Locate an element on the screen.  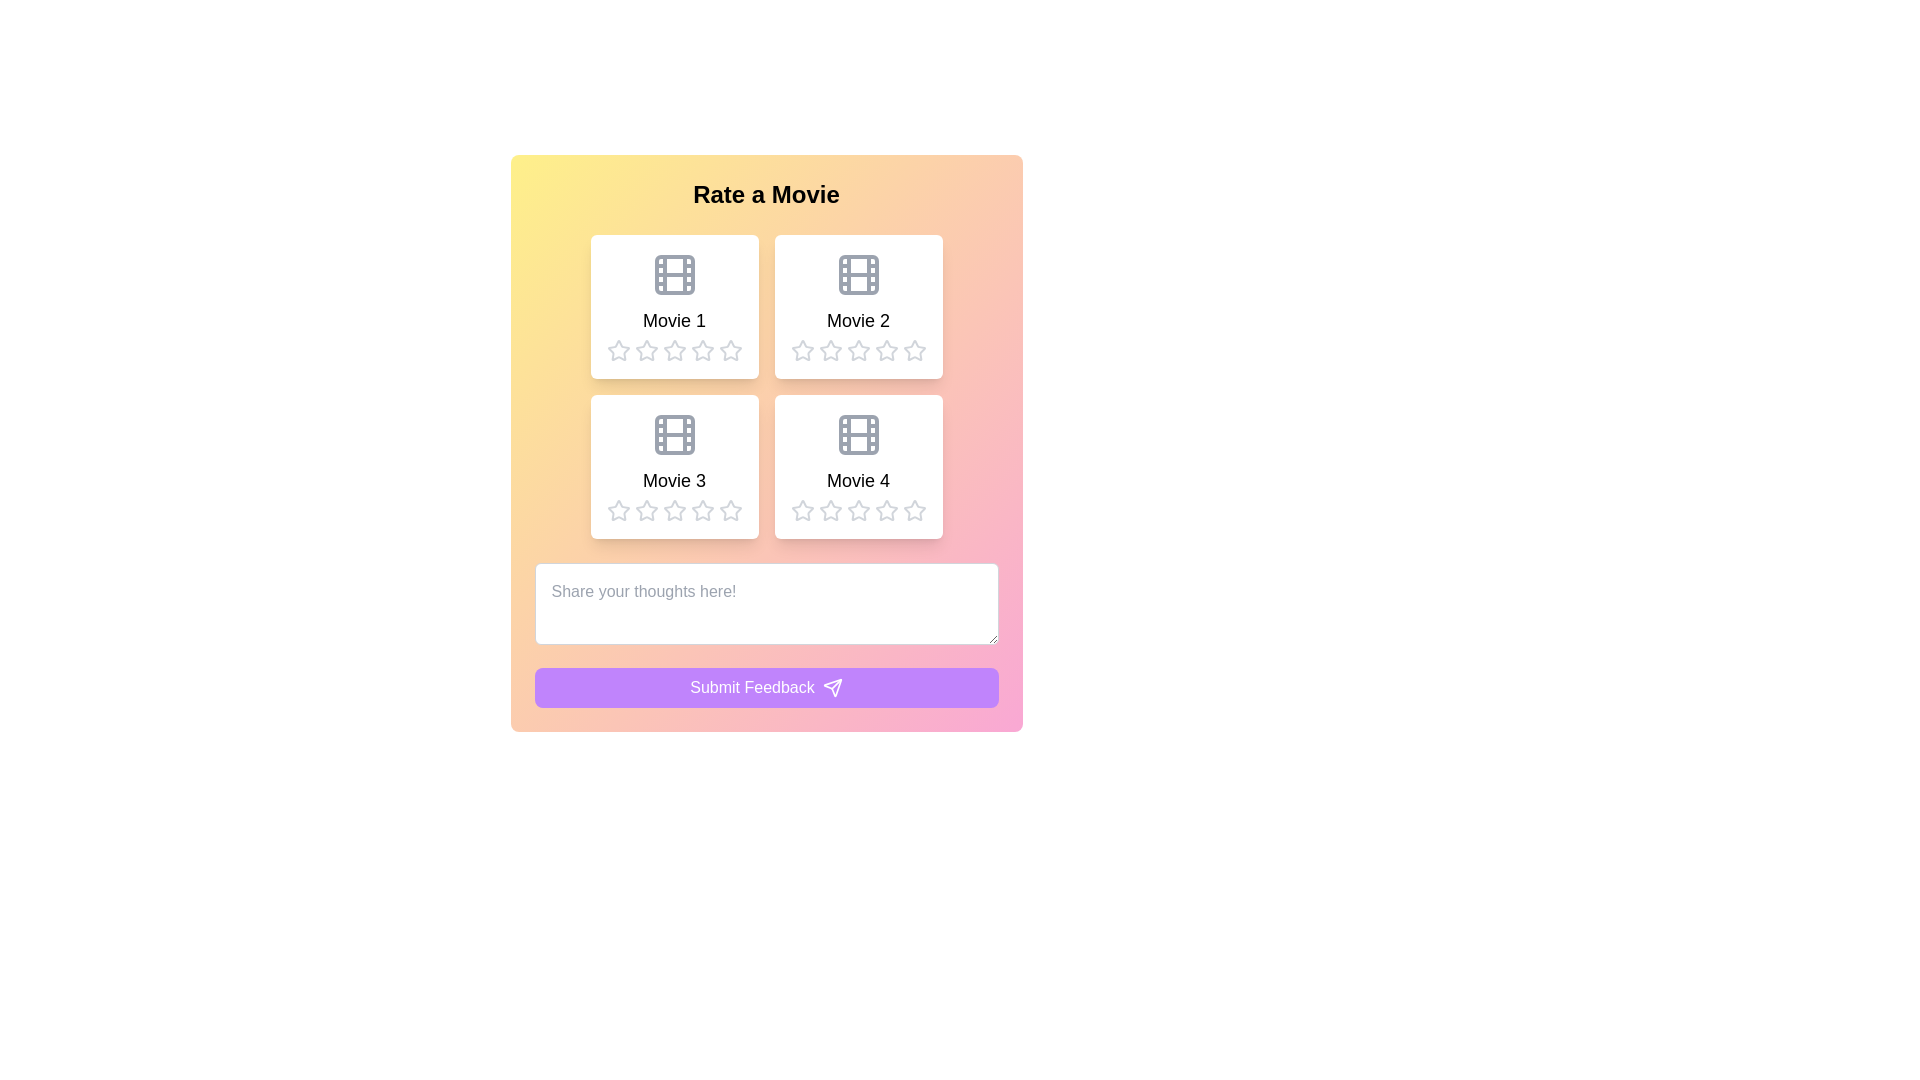
the fifth star-shaped icon in the rating section beneath the 'Movie 4' card to rate it is located at coordinates (913, 509).